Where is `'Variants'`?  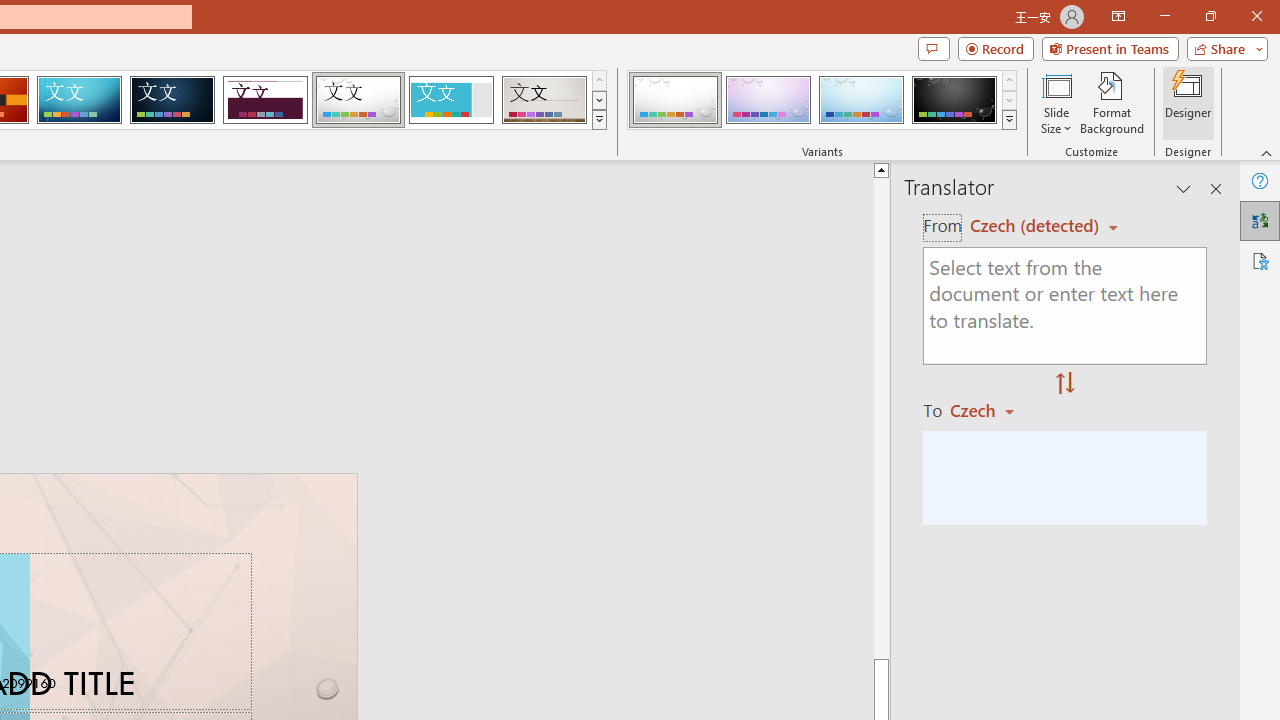 'Variants' is located at coordinates (1009, 120).